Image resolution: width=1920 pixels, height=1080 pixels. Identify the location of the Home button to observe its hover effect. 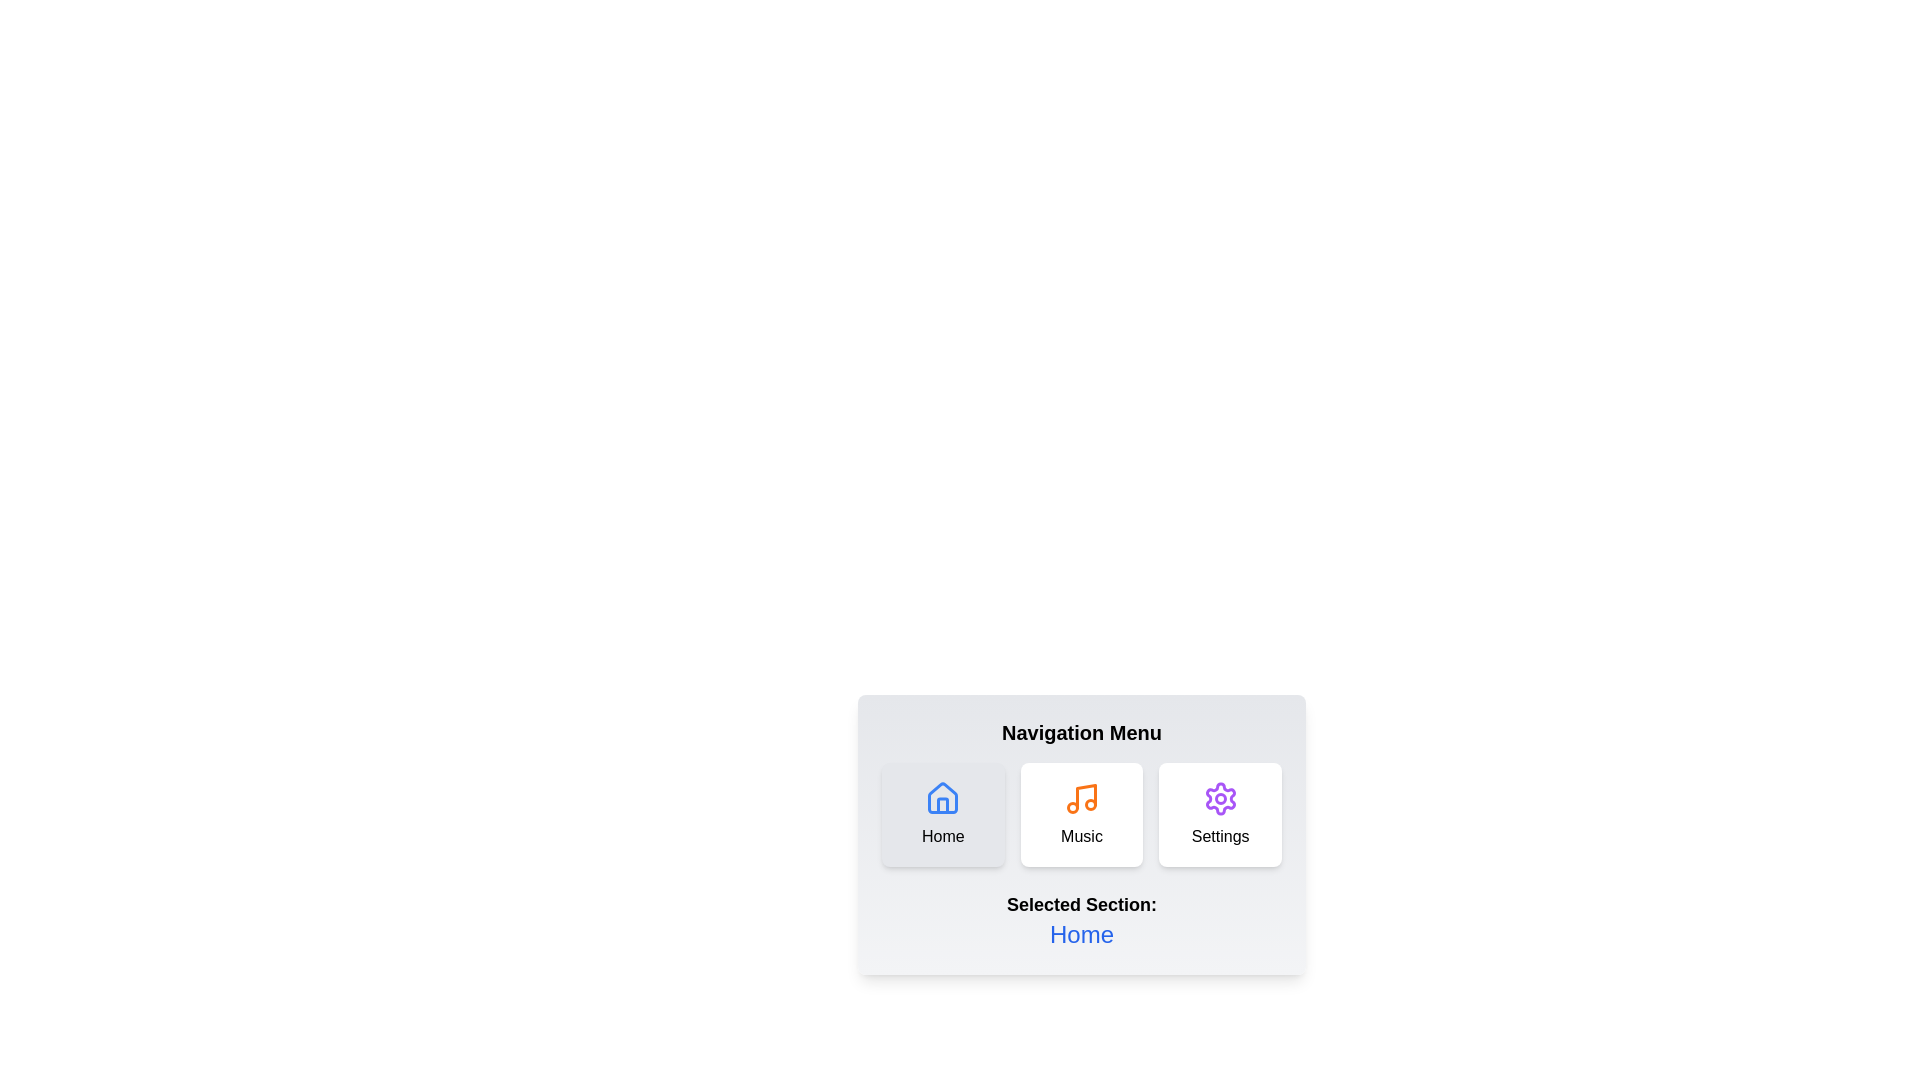
(941, 814).